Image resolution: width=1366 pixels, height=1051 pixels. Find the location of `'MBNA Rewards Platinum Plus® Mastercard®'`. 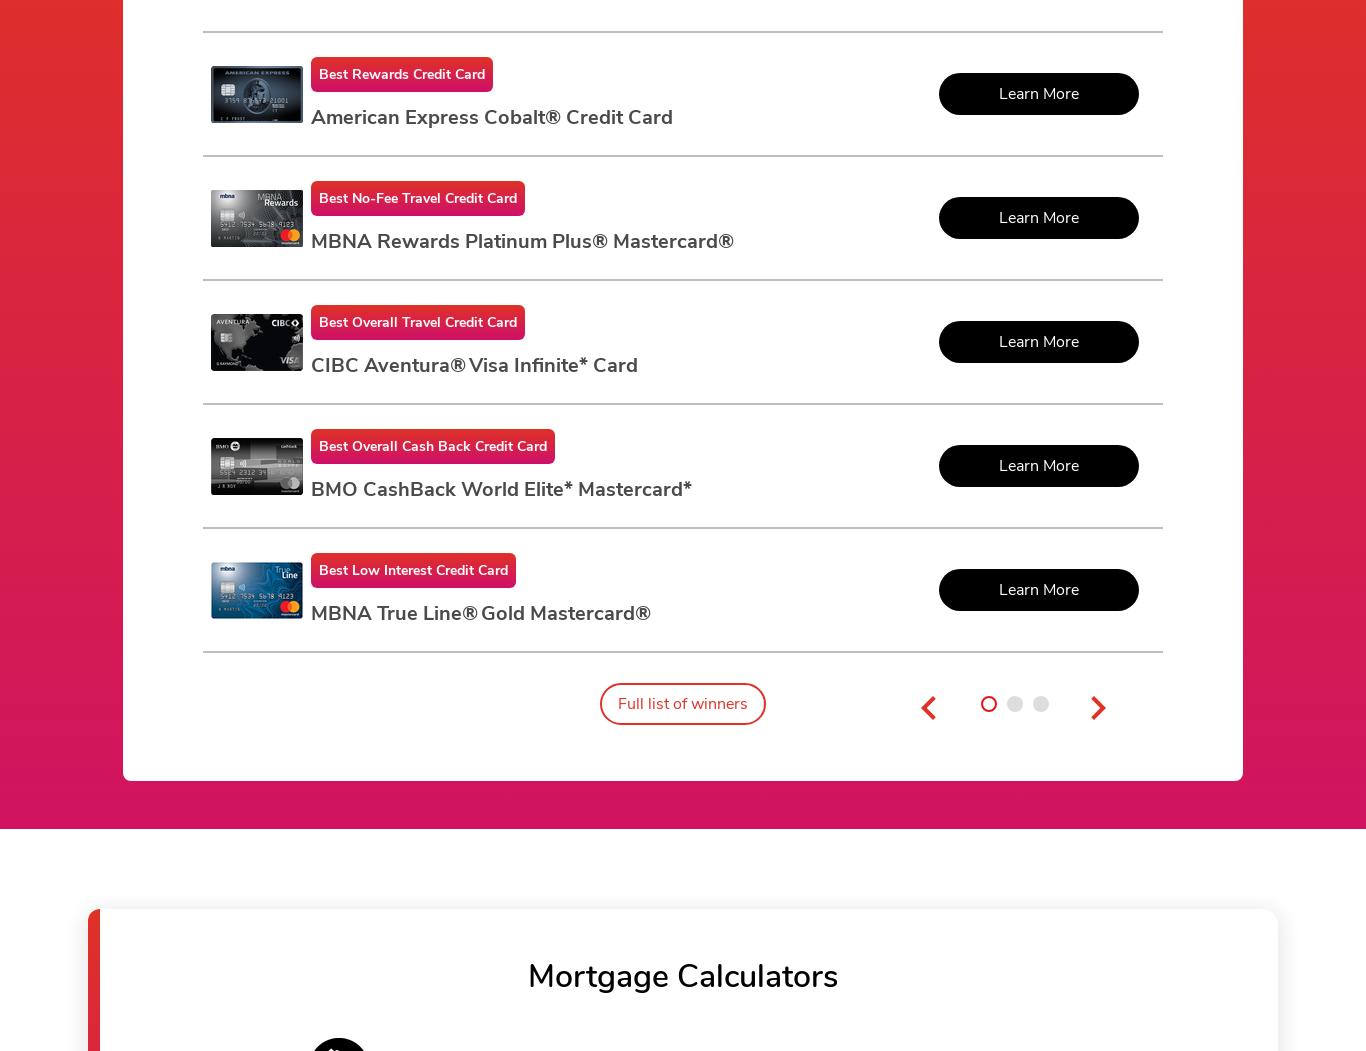

'MBNA Rewards Platinum Plus® Mastercard®' is located at coordinates (522, 240).